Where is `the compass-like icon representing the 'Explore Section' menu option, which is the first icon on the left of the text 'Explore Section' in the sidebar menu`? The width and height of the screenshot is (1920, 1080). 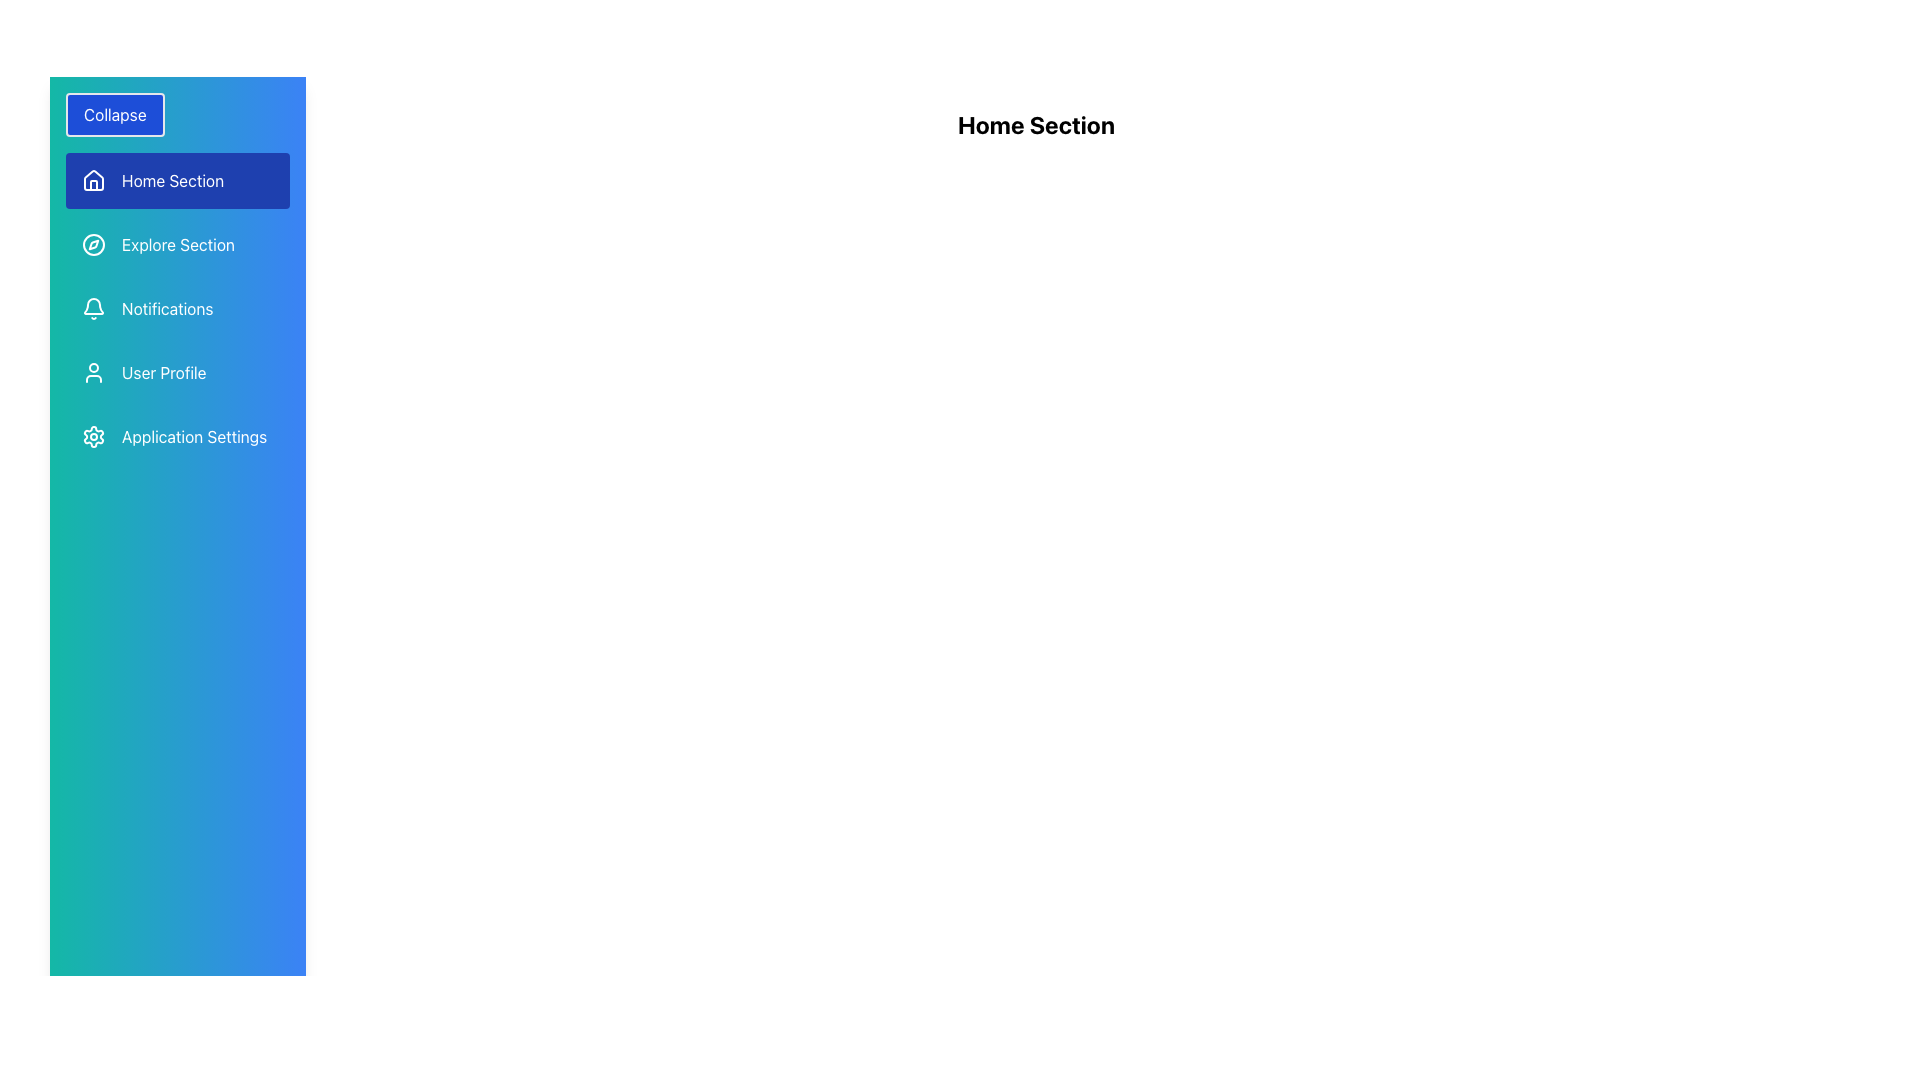 the compass-like icon representing the 'Explore Section' menu option, which is the first icon on the left of the text 'Explore Section' in the sidebar menu is located at coordinates (93, 244).